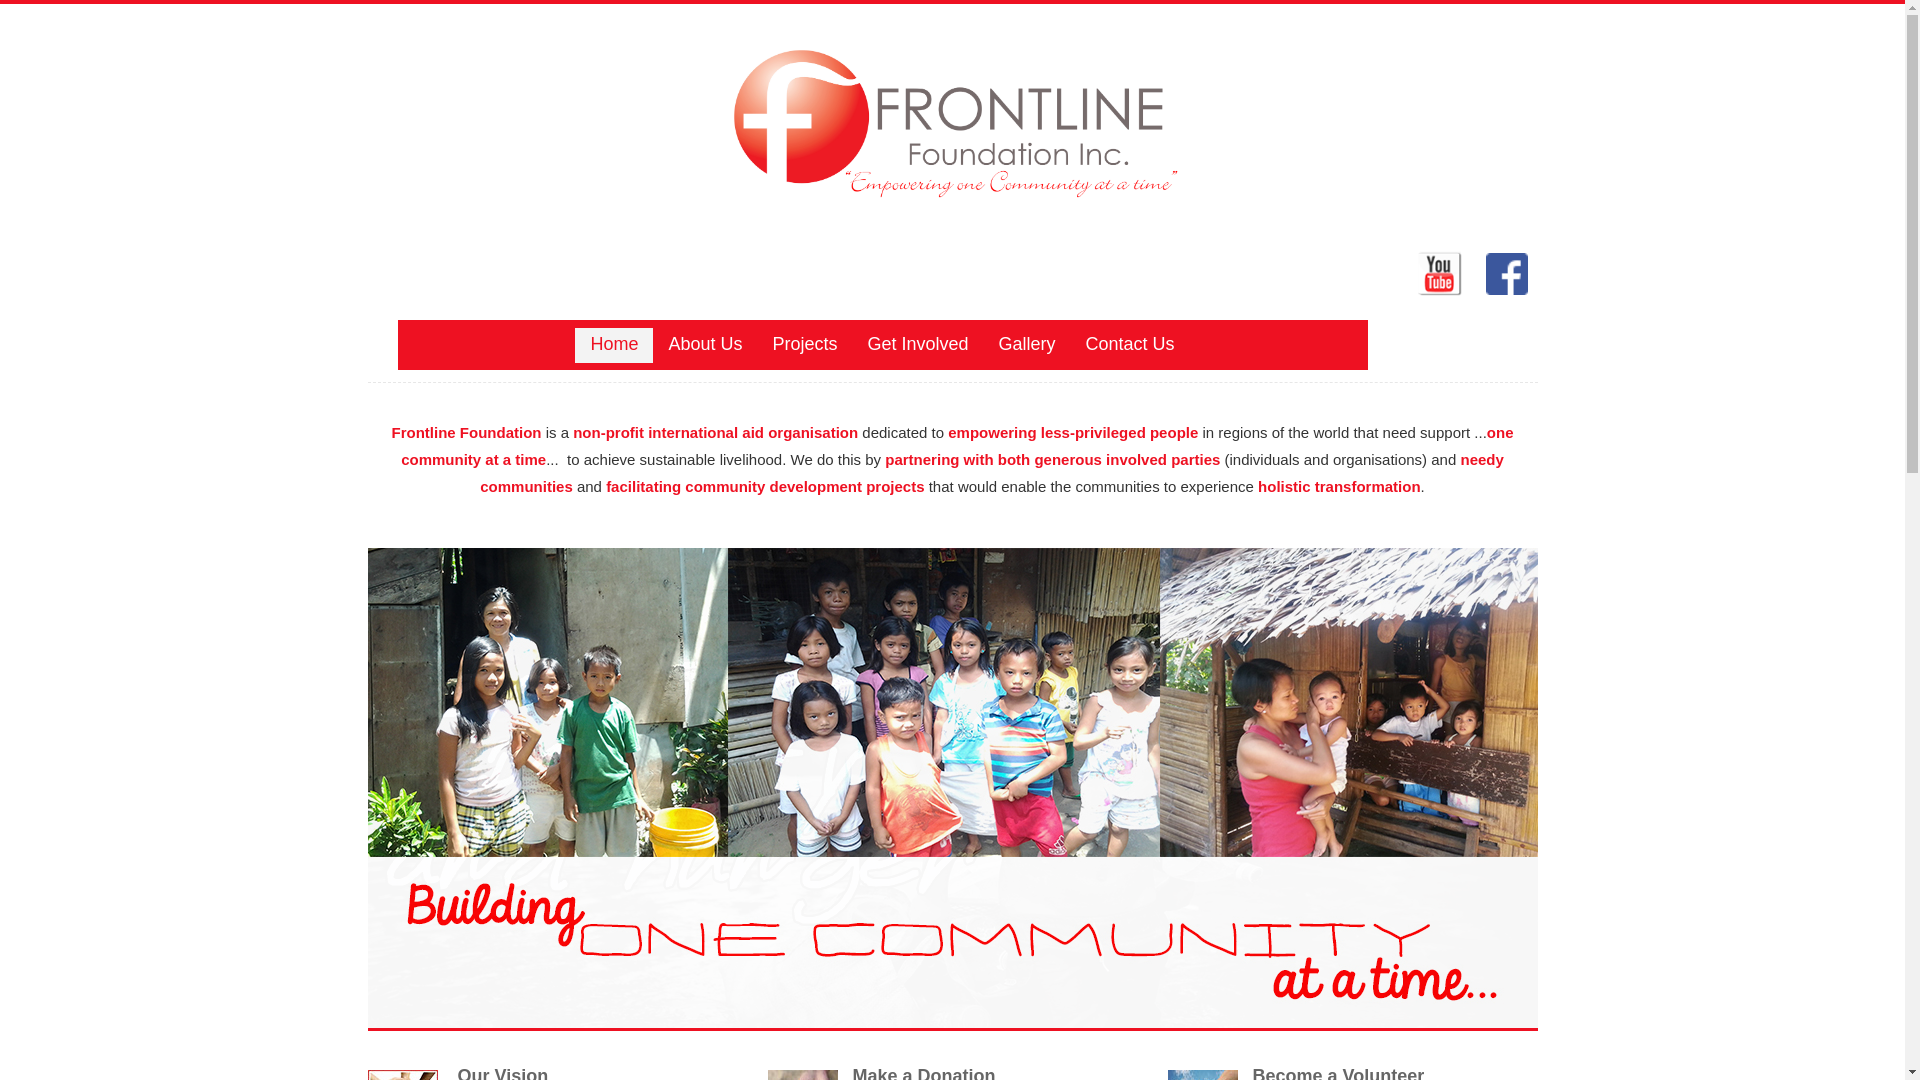 The image size is (1920, 1080). I want to click on 'Gallery', so click(1027, 344).